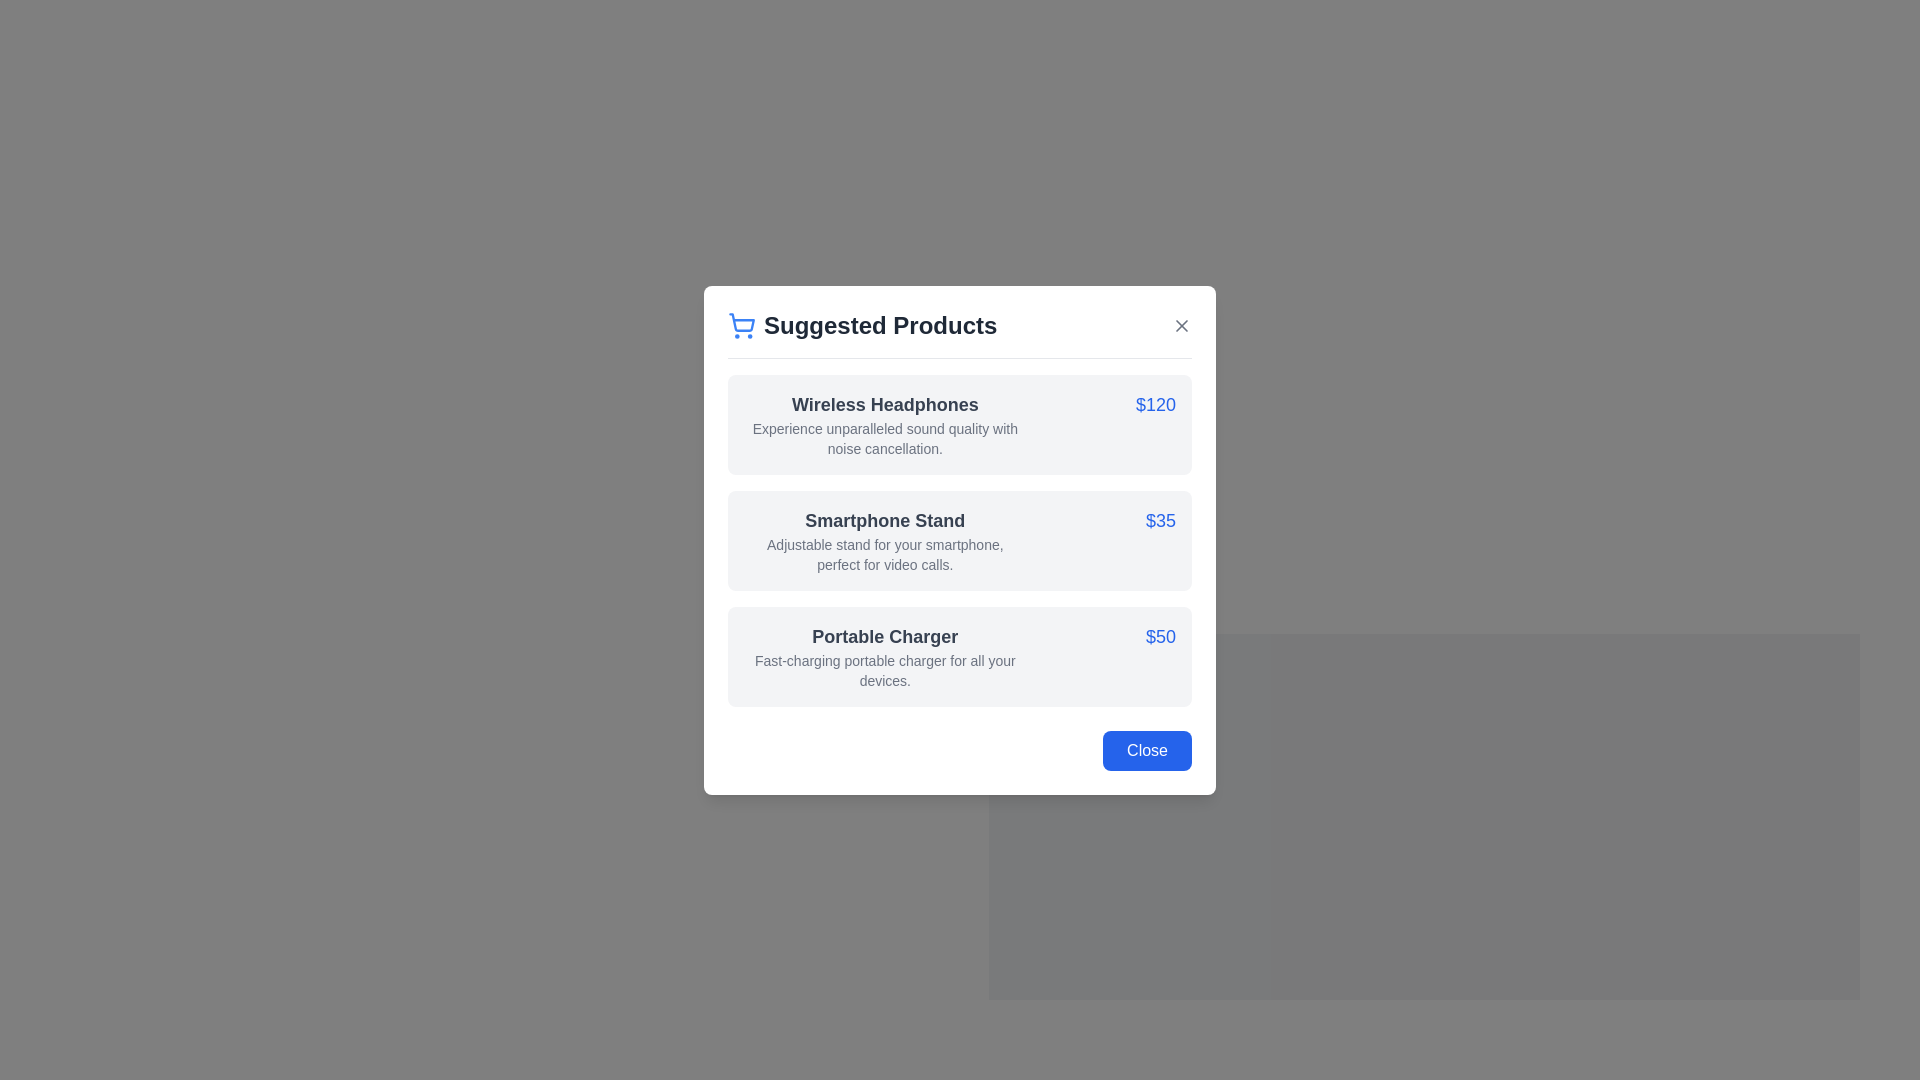  What do you see at coordinates (960, 540) in the screenshot?
I see `product information displayed on the second item of the 'Suggested Products' modal, which shows details for a smartphone stand` at bounding box center [960, 540].